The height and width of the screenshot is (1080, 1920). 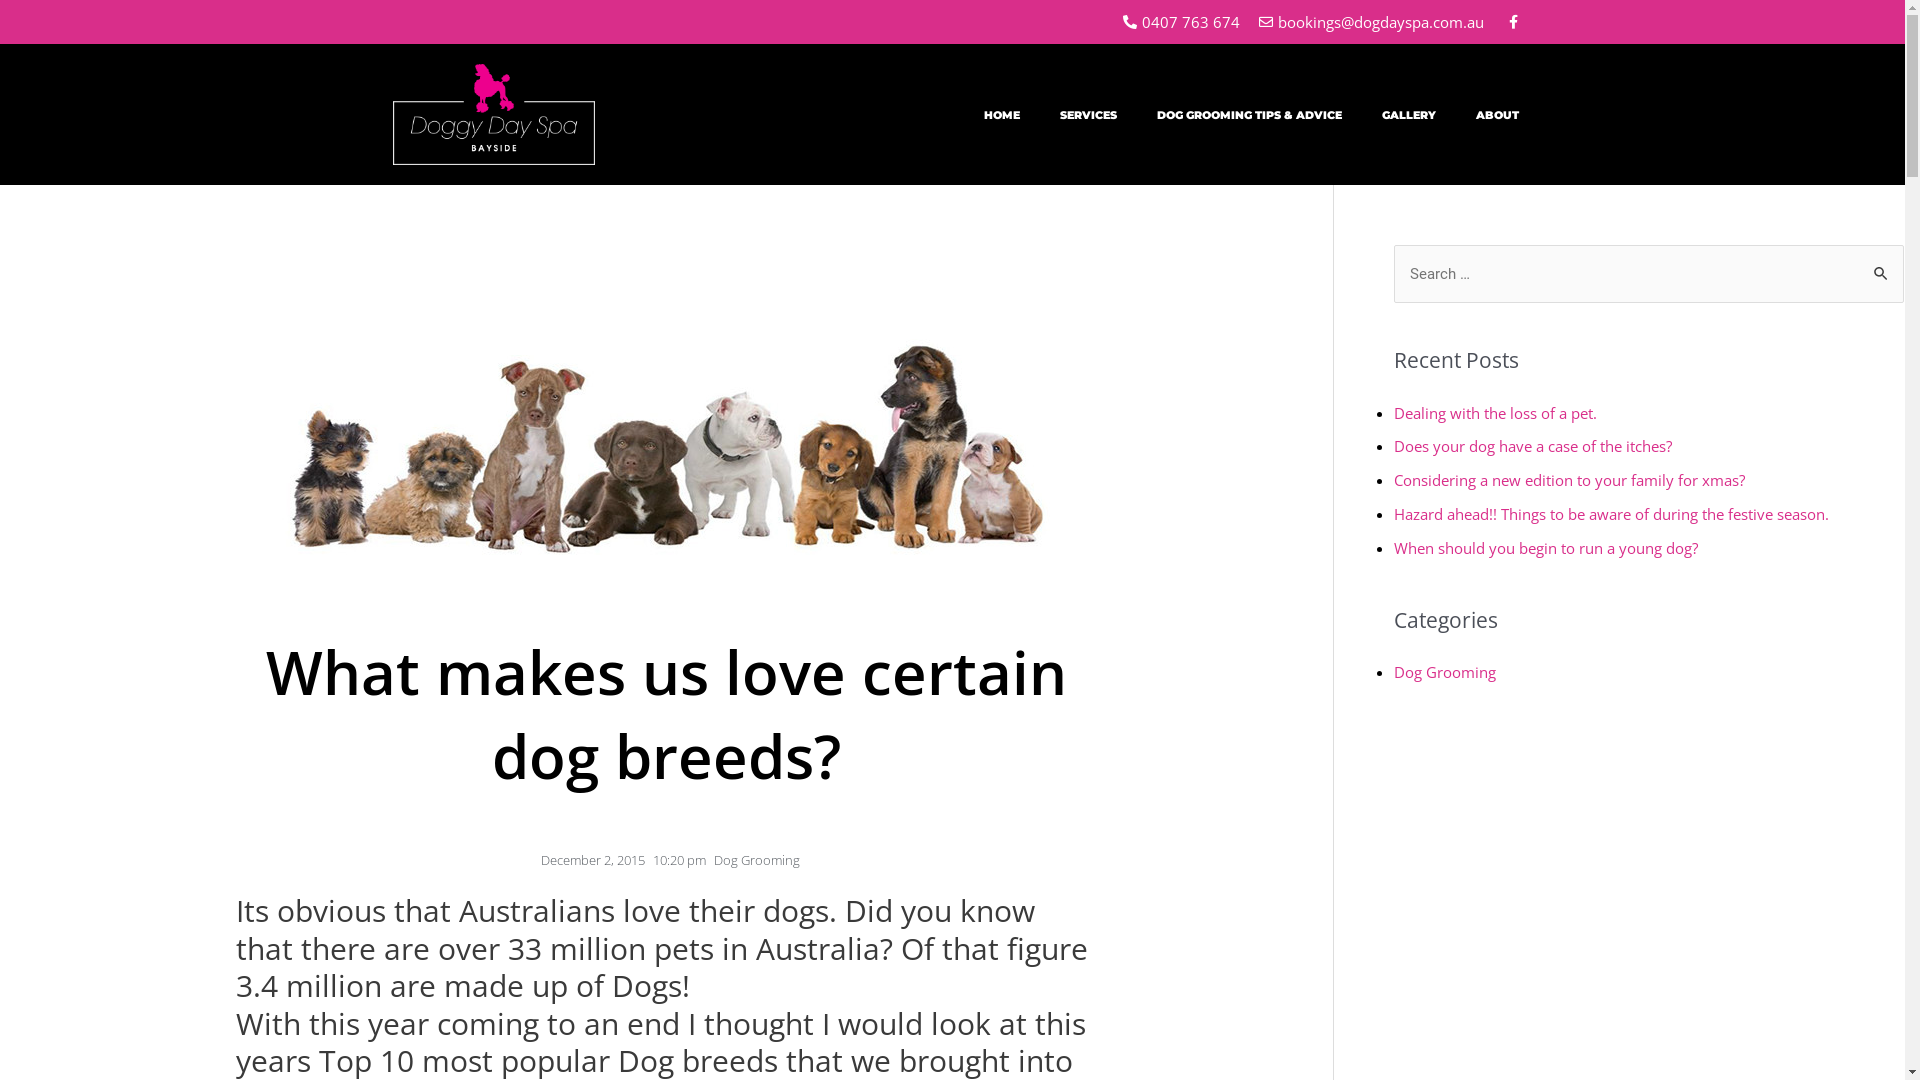 I want to click on 'SERVICES', so click(x=1040, y=115).